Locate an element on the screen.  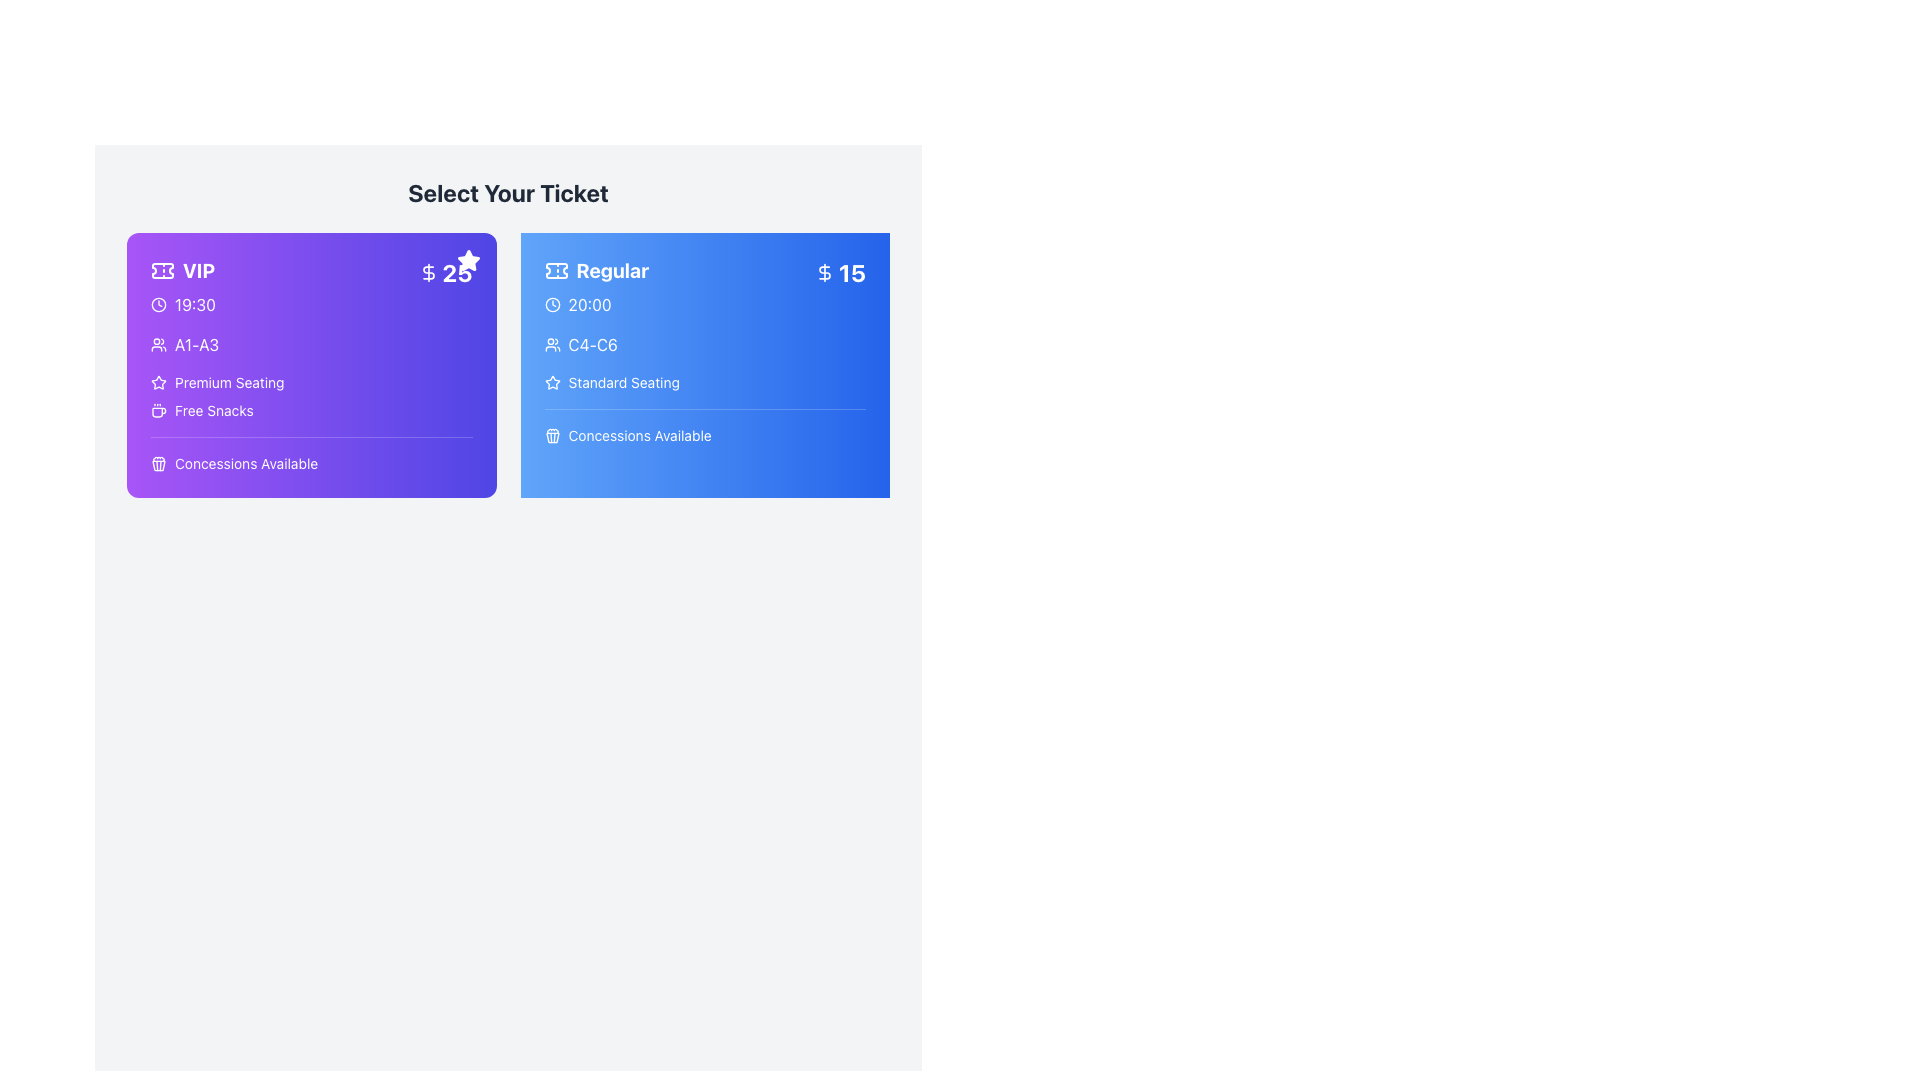
the blue hollow star icon with rounded edges located to the left of the 'Standard Seating' label in the 'Regular' ticket card is located at coordinates (552, 382).